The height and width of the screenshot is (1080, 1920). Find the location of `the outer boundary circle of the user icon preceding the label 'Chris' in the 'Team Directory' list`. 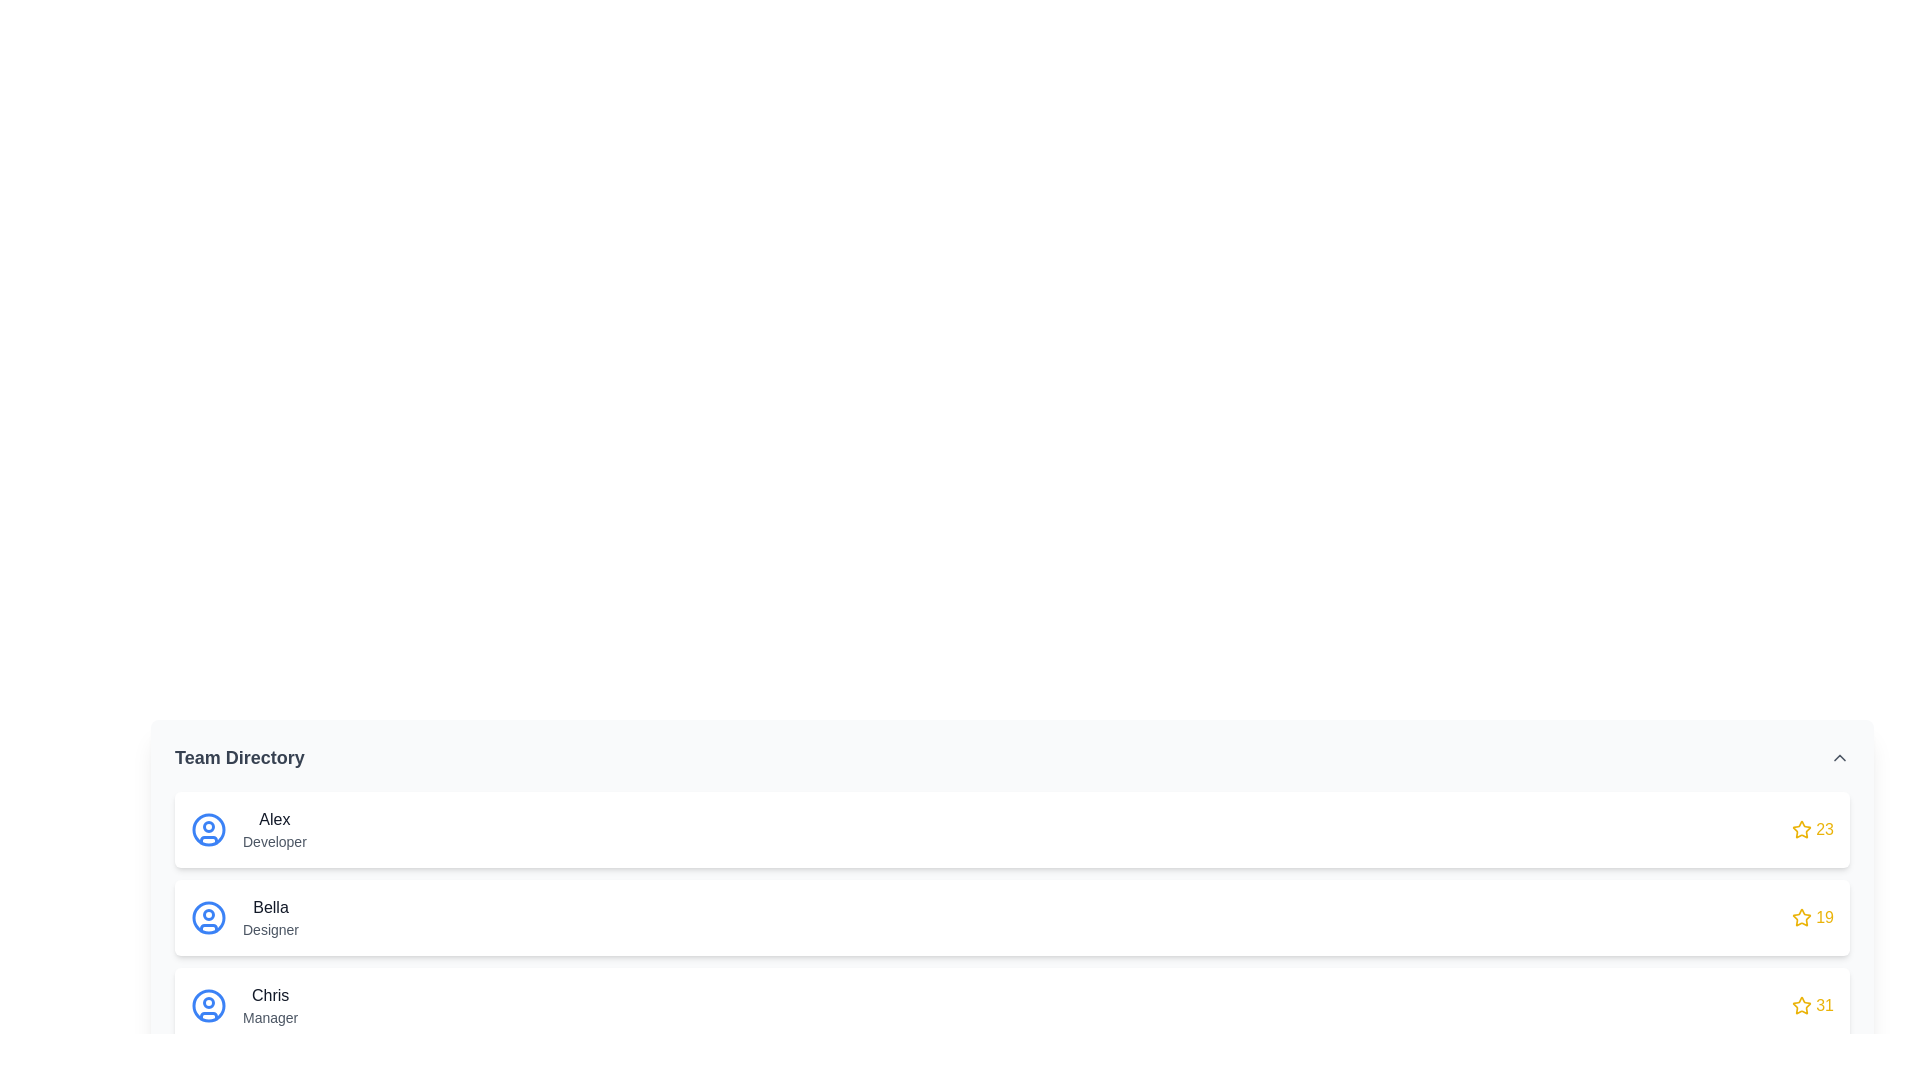

the outer boundary circle of the user icon preceding the label 'Chris' in the 'Team Directory' list is located at coordinates (209, 1006).